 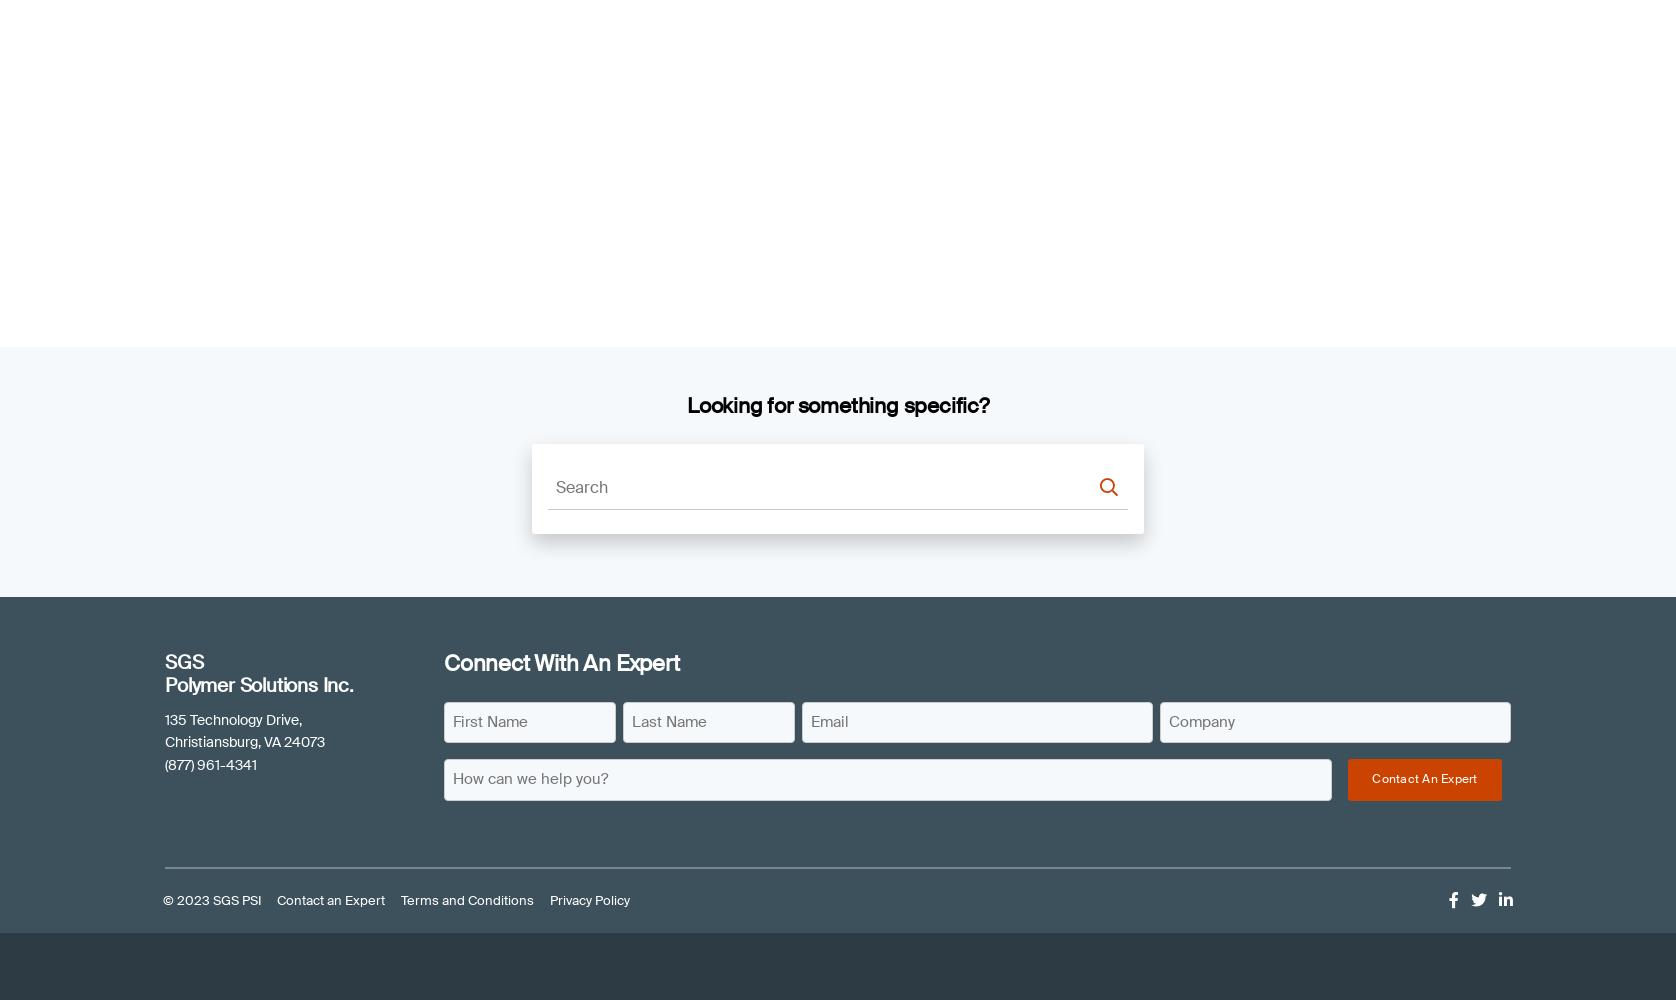 What do you see at coordinates (210, 900) in the screenshot?
I see `'© 2023 SGS PSI'` at bounding box center [210, 900].